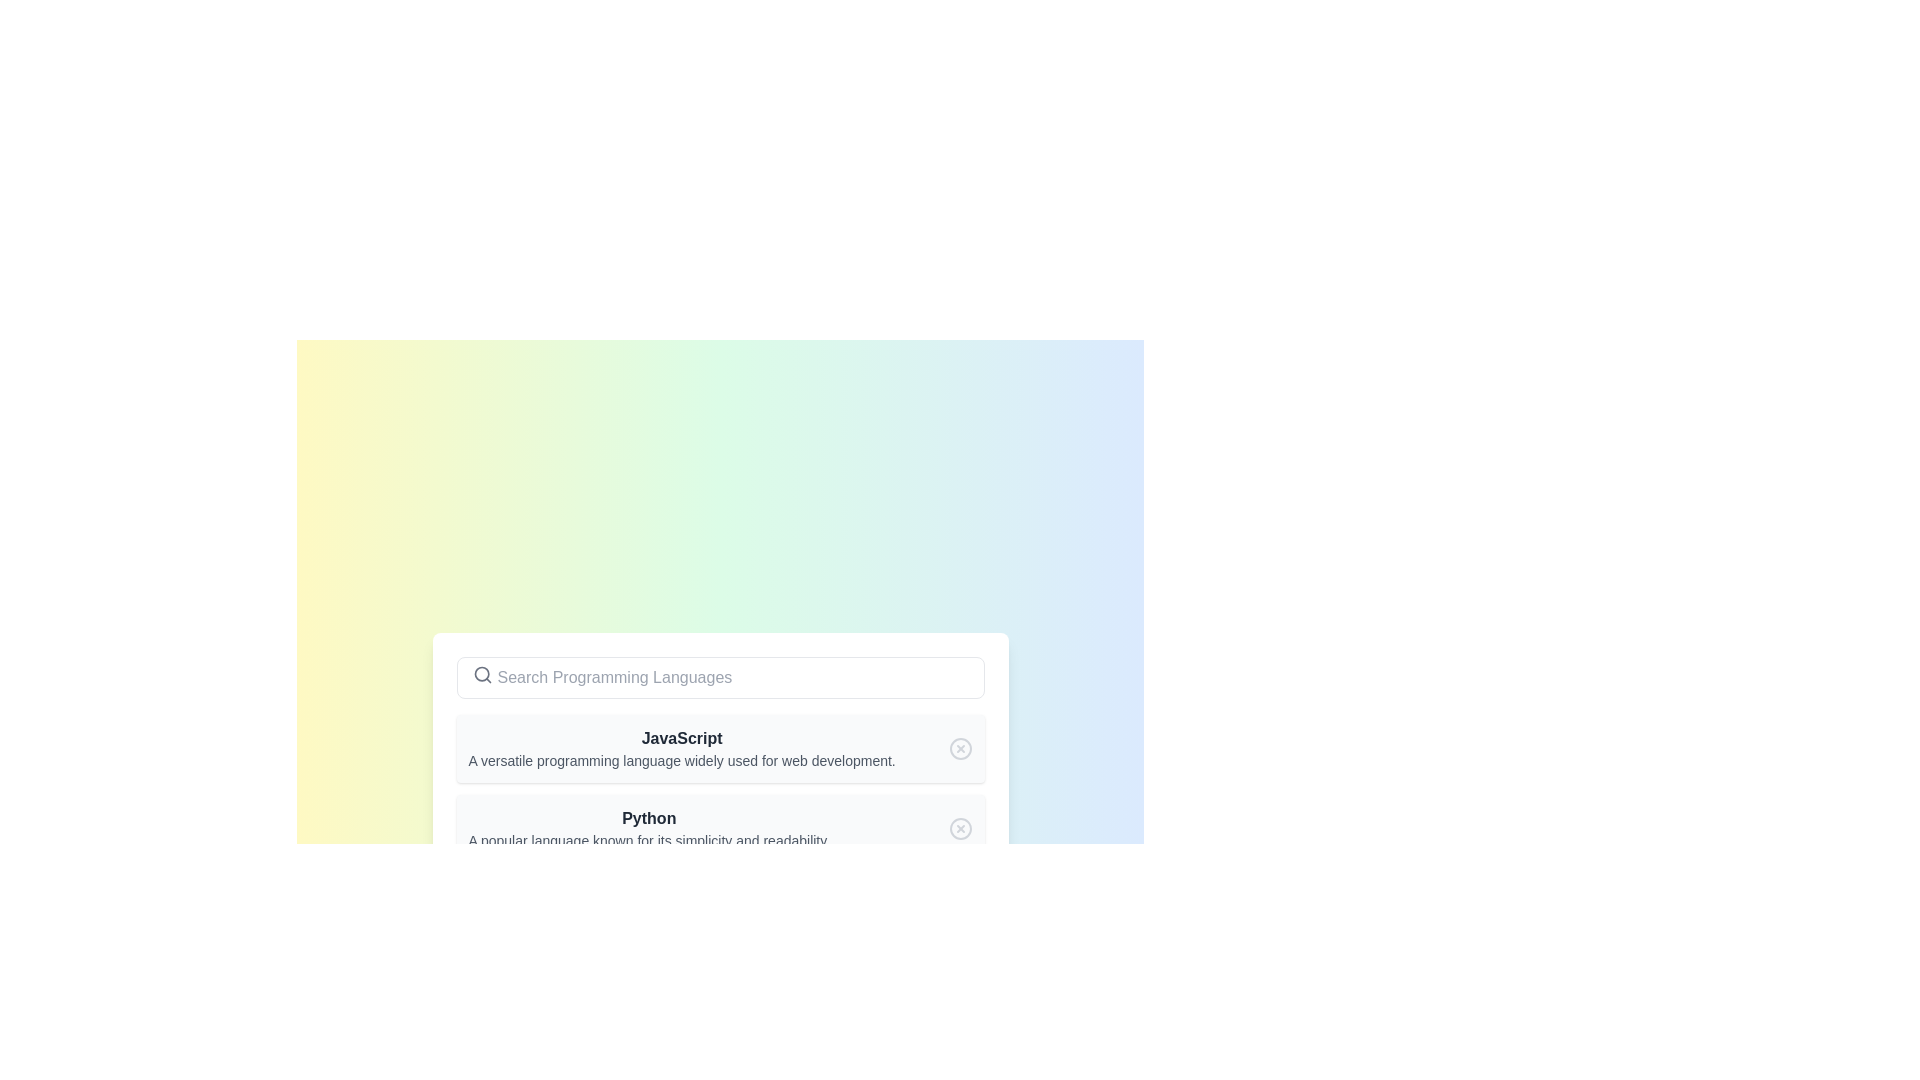 This screenshot has height=1080, width=1920. What do you see at coordinates (482, 675) in the screenshot?
I see `the presence of the search icon, which is a magnifying glass outlined in gray, located on the left side of the search bar component` at bounding box center [482, 675].